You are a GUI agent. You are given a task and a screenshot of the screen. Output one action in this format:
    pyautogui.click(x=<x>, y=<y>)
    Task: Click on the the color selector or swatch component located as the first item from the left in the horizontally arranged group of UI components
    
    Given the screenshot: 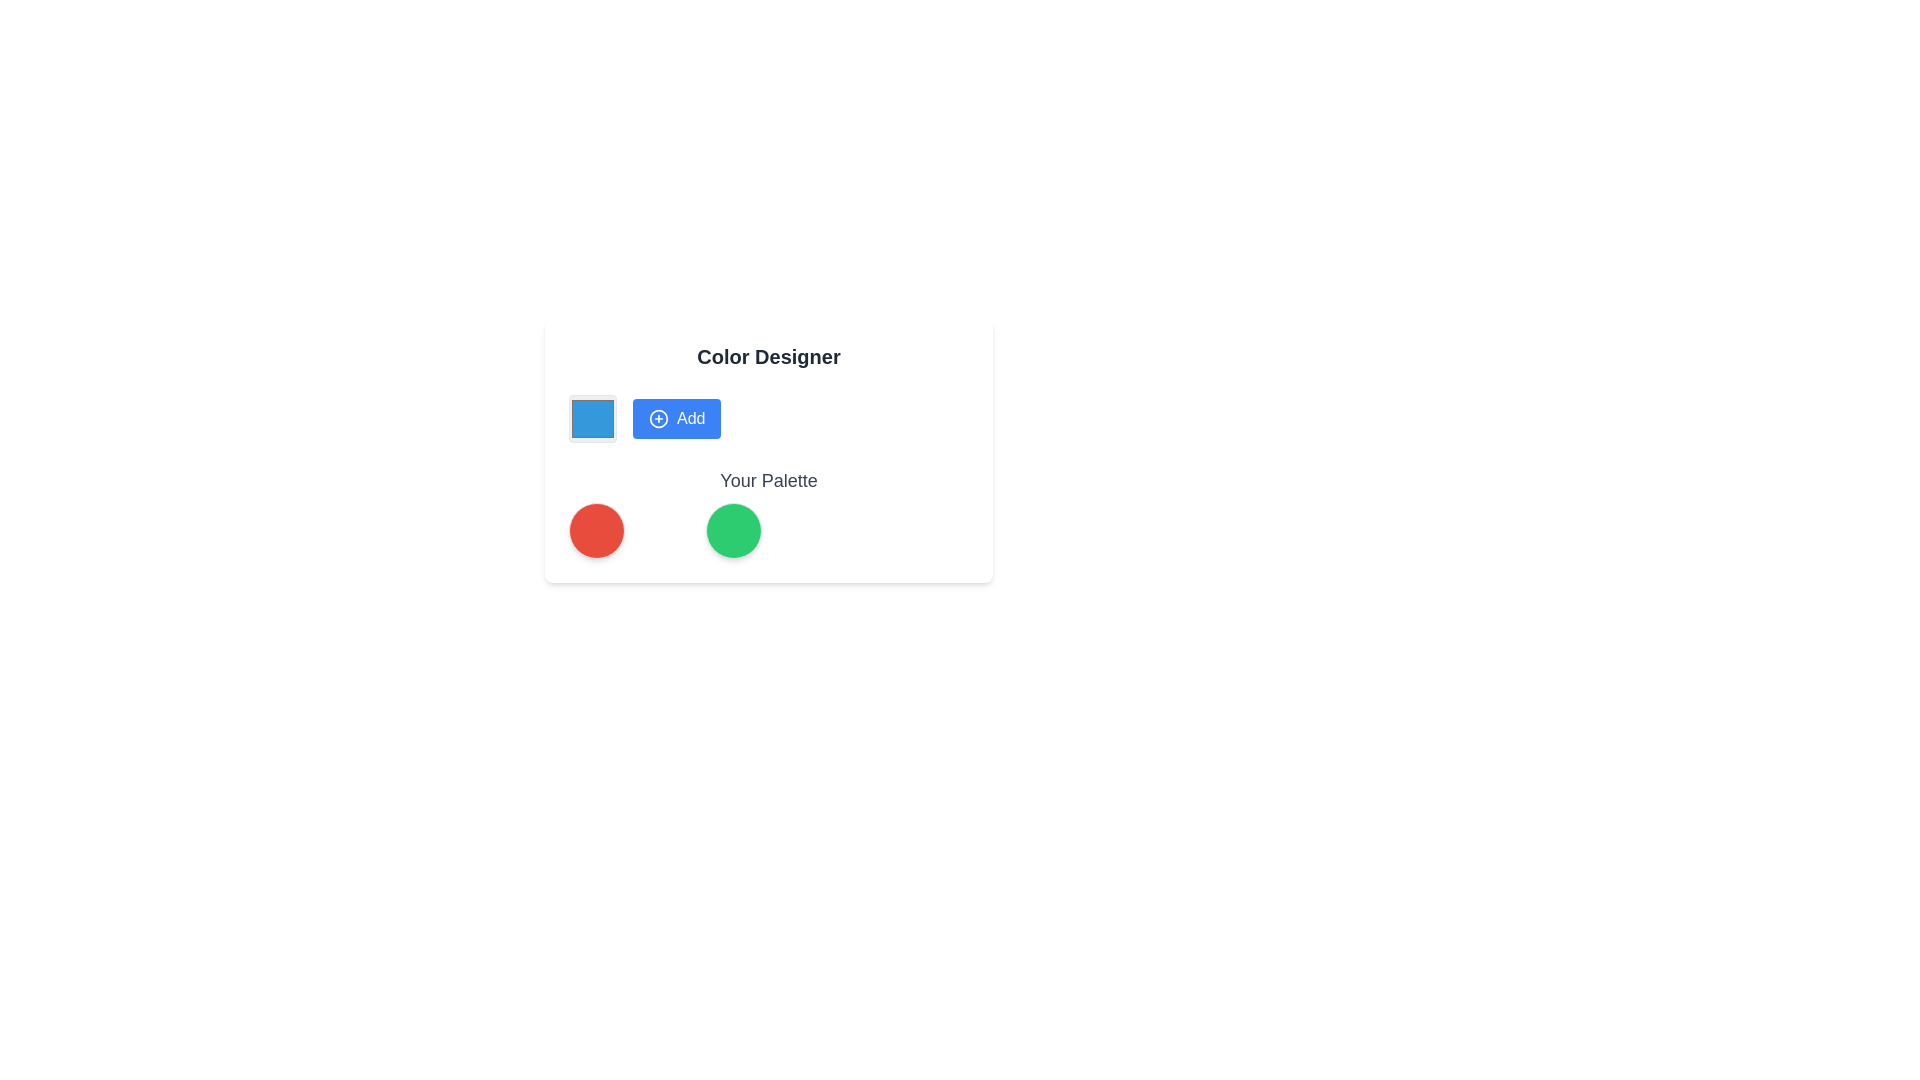 What is the action you would take?
    pyautogui.click(x=592, y=418)
    